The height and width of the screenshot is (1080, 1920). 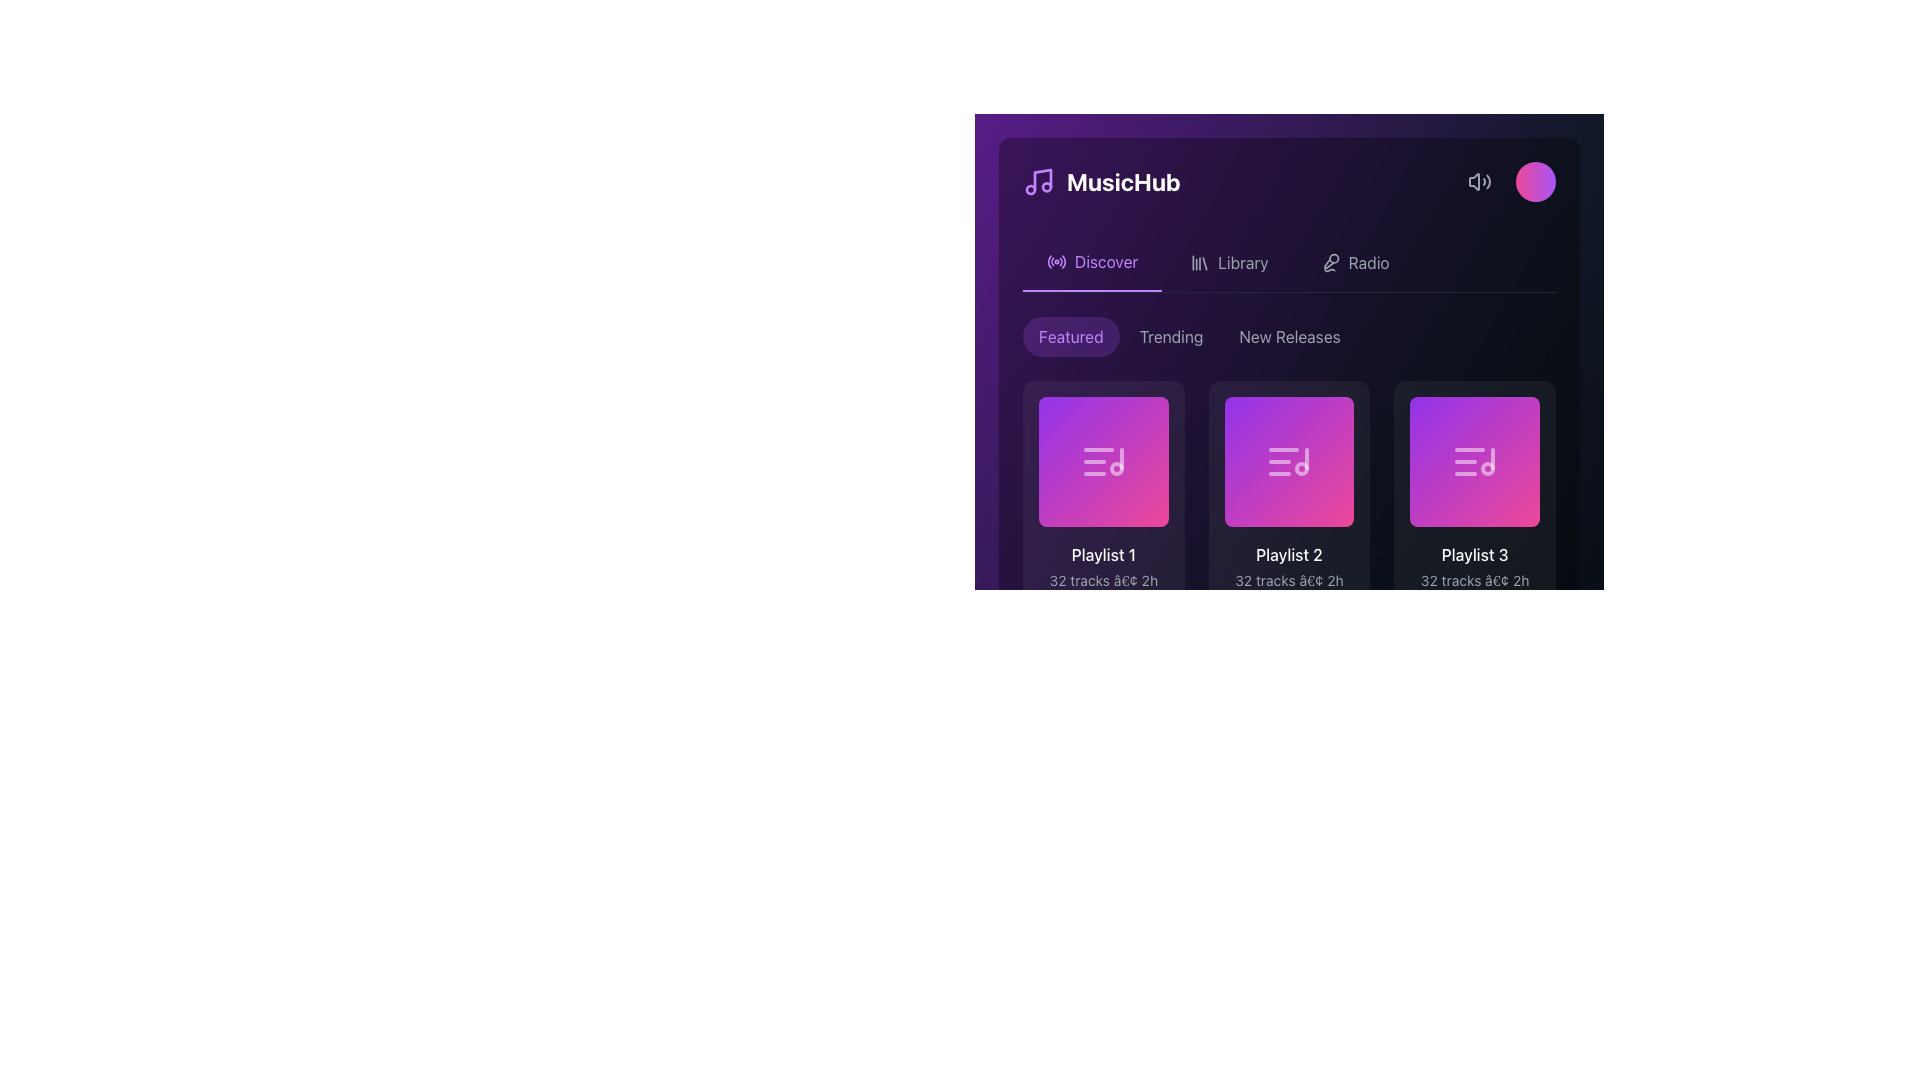 I want to click on the first playlist card under the 'Featured' tab in the 'Discover' section of the music application, so click(x=1102, y=520).